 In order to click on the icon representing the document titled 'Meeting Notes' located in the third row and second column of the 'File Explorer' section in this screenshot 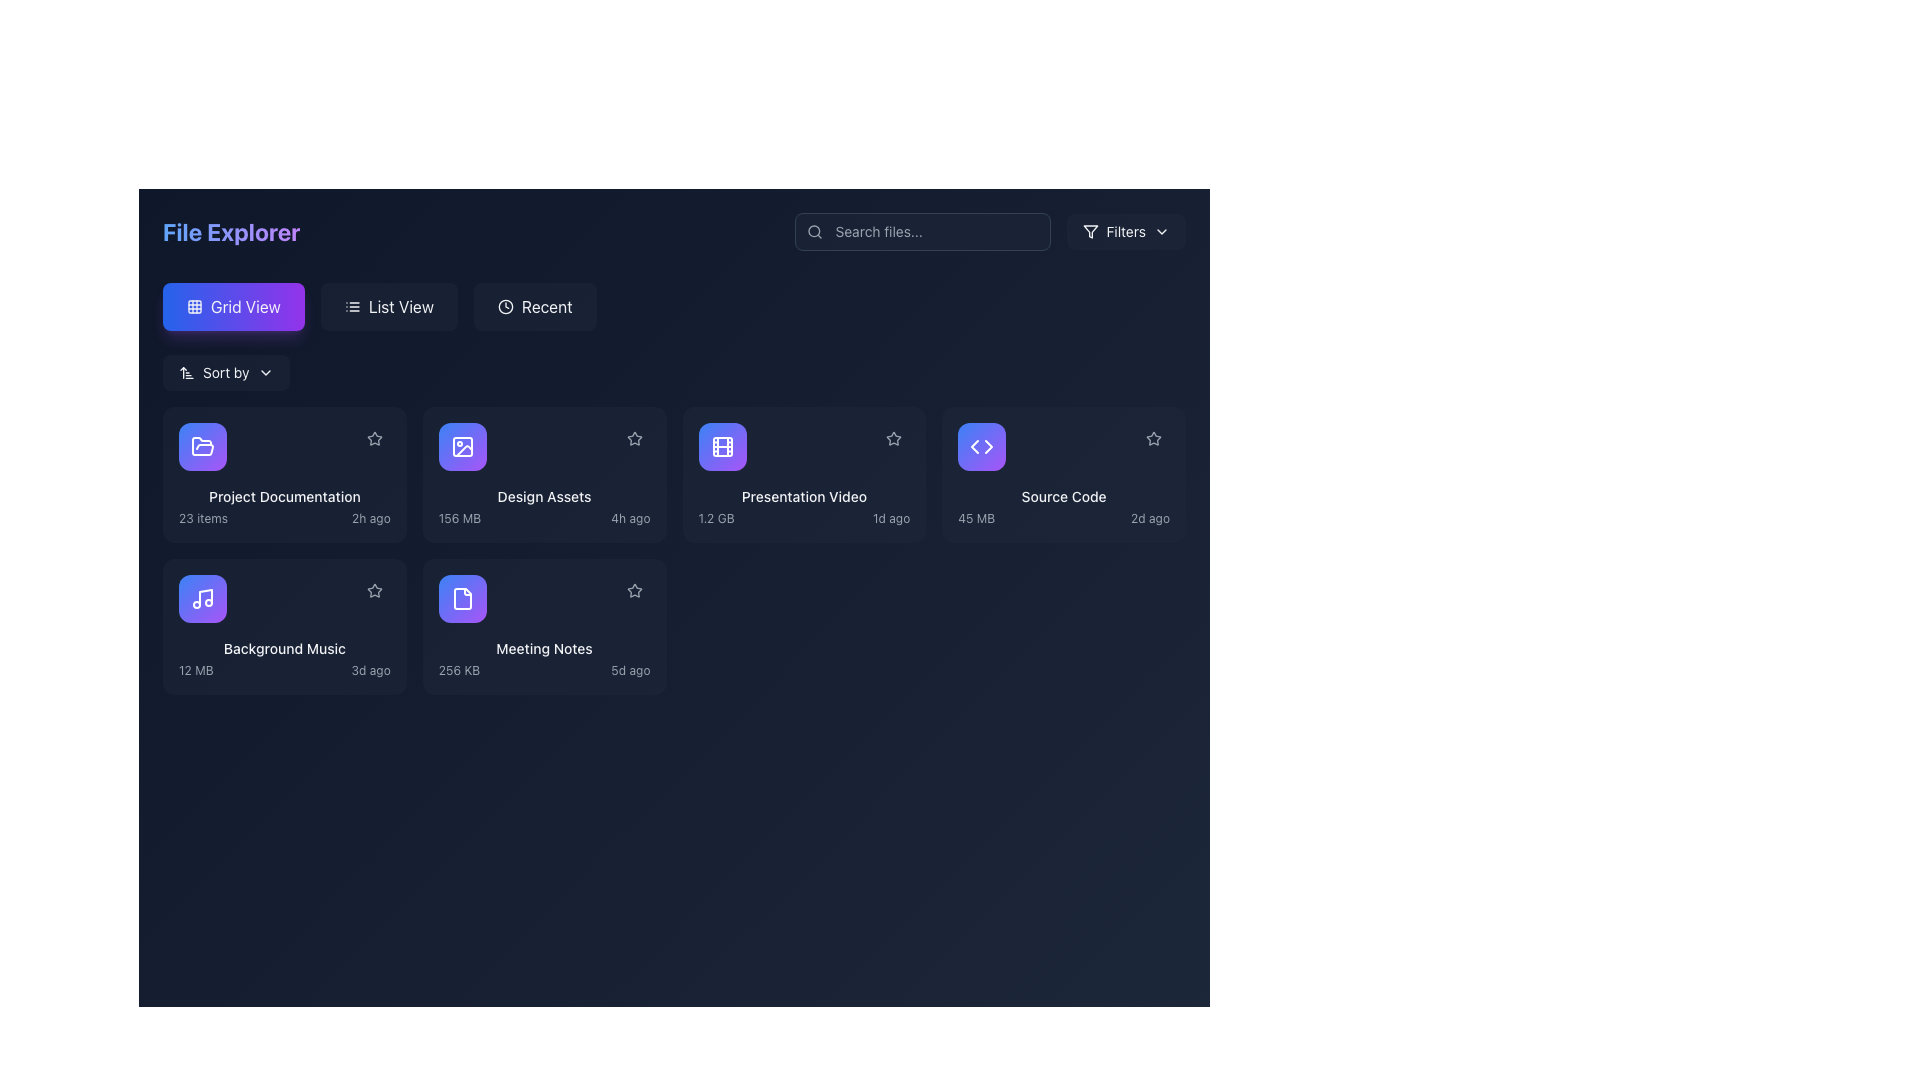, I will do `click(461, 597)`.